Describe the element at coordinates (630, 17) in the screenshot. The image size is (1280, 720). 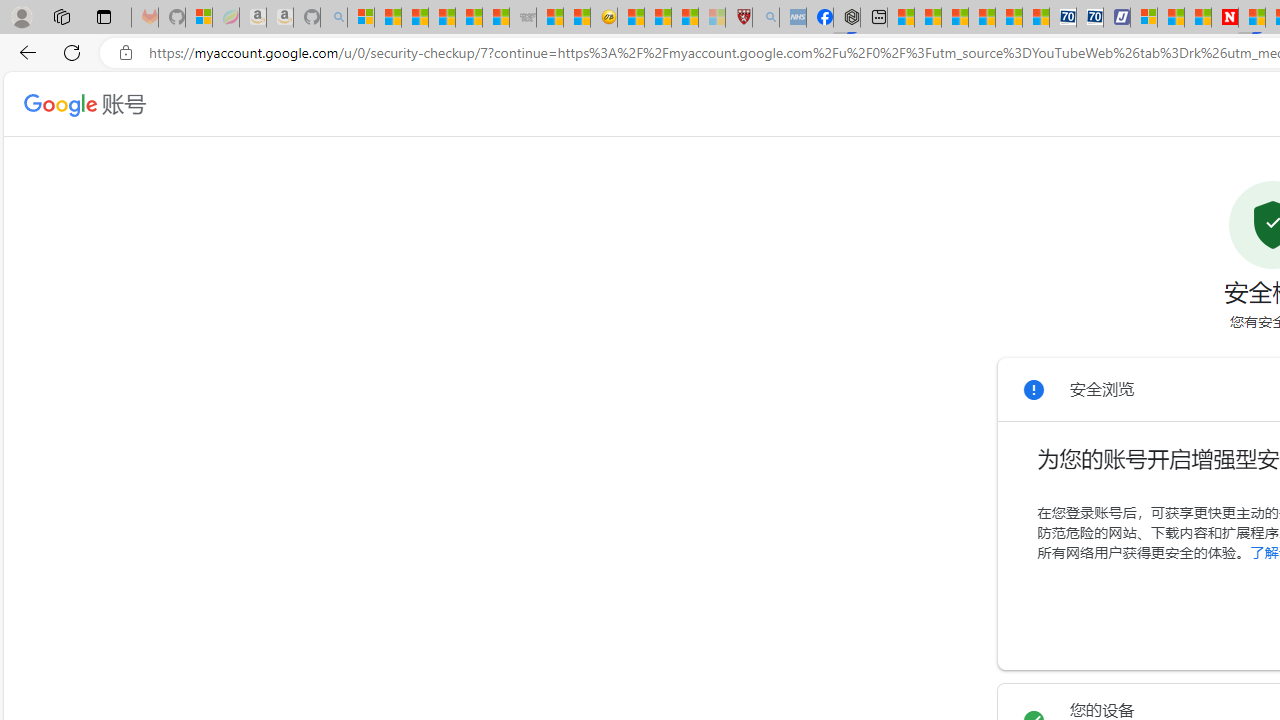
I see `'Recipes - MSN'` at that location.